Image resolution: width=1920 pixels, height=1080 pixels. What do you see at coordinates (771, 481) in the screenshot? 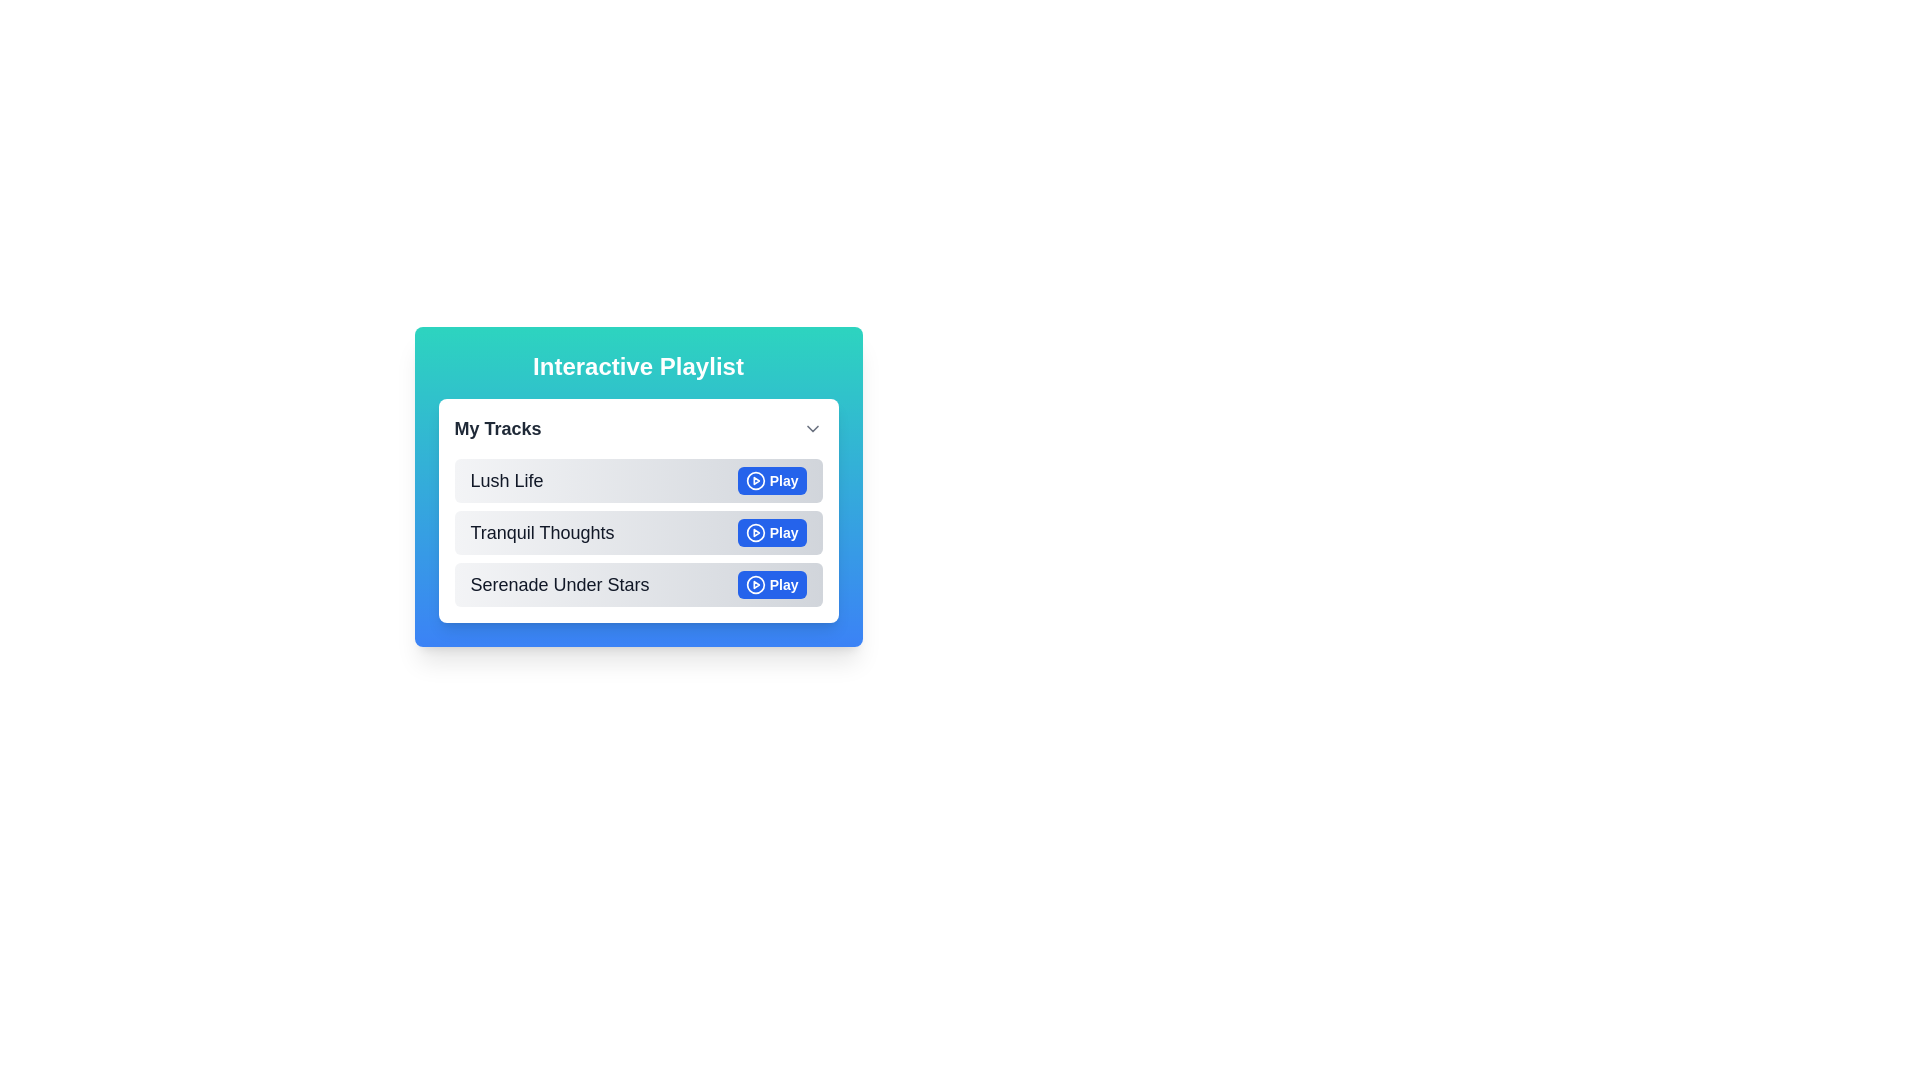
I see `the playback control button for the track 'Lush Life' in the 'My Tracks' section` at bounding box center [771, 481].